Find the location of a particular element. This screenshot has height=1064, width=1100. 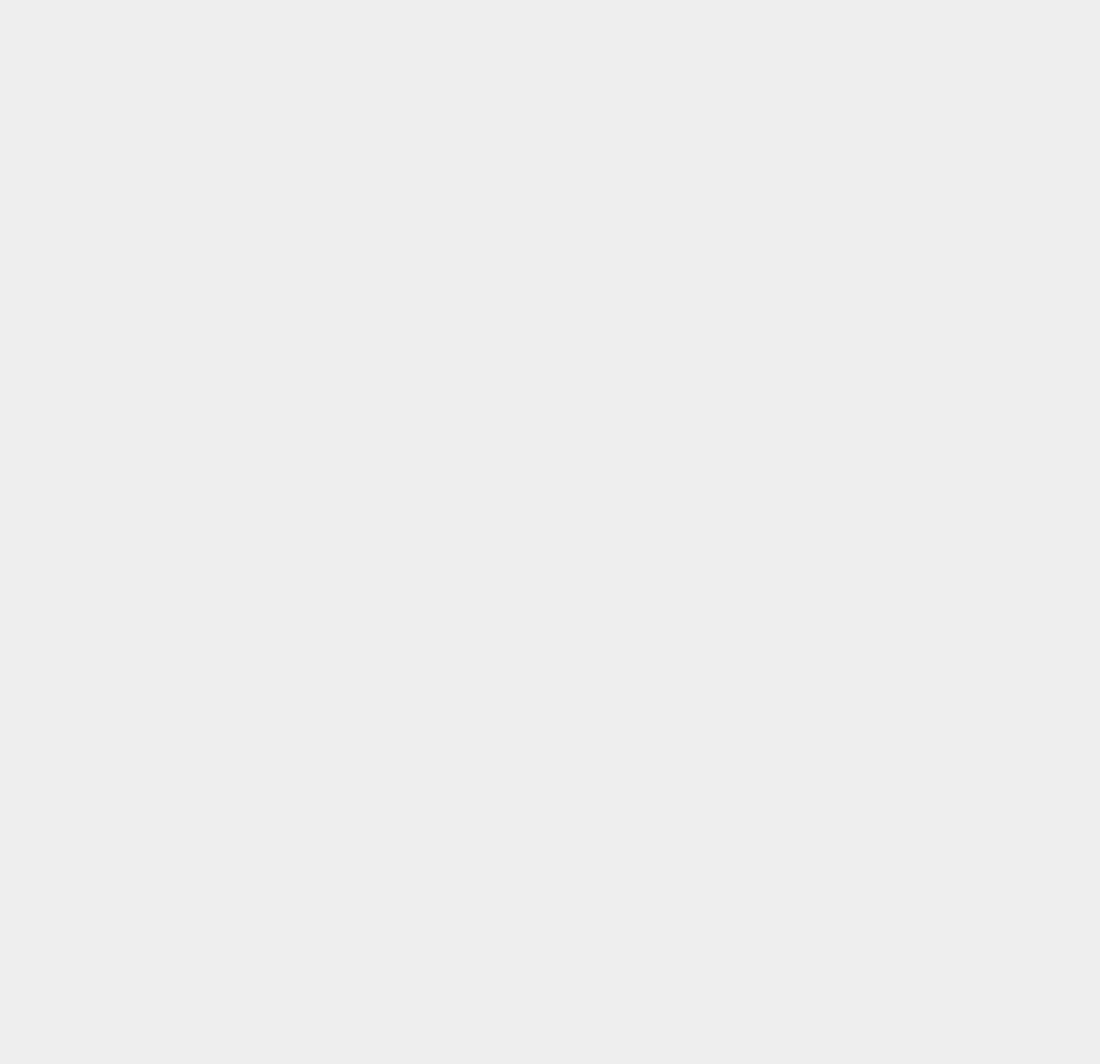

'Amazon' is located at coordinates (803, 67).